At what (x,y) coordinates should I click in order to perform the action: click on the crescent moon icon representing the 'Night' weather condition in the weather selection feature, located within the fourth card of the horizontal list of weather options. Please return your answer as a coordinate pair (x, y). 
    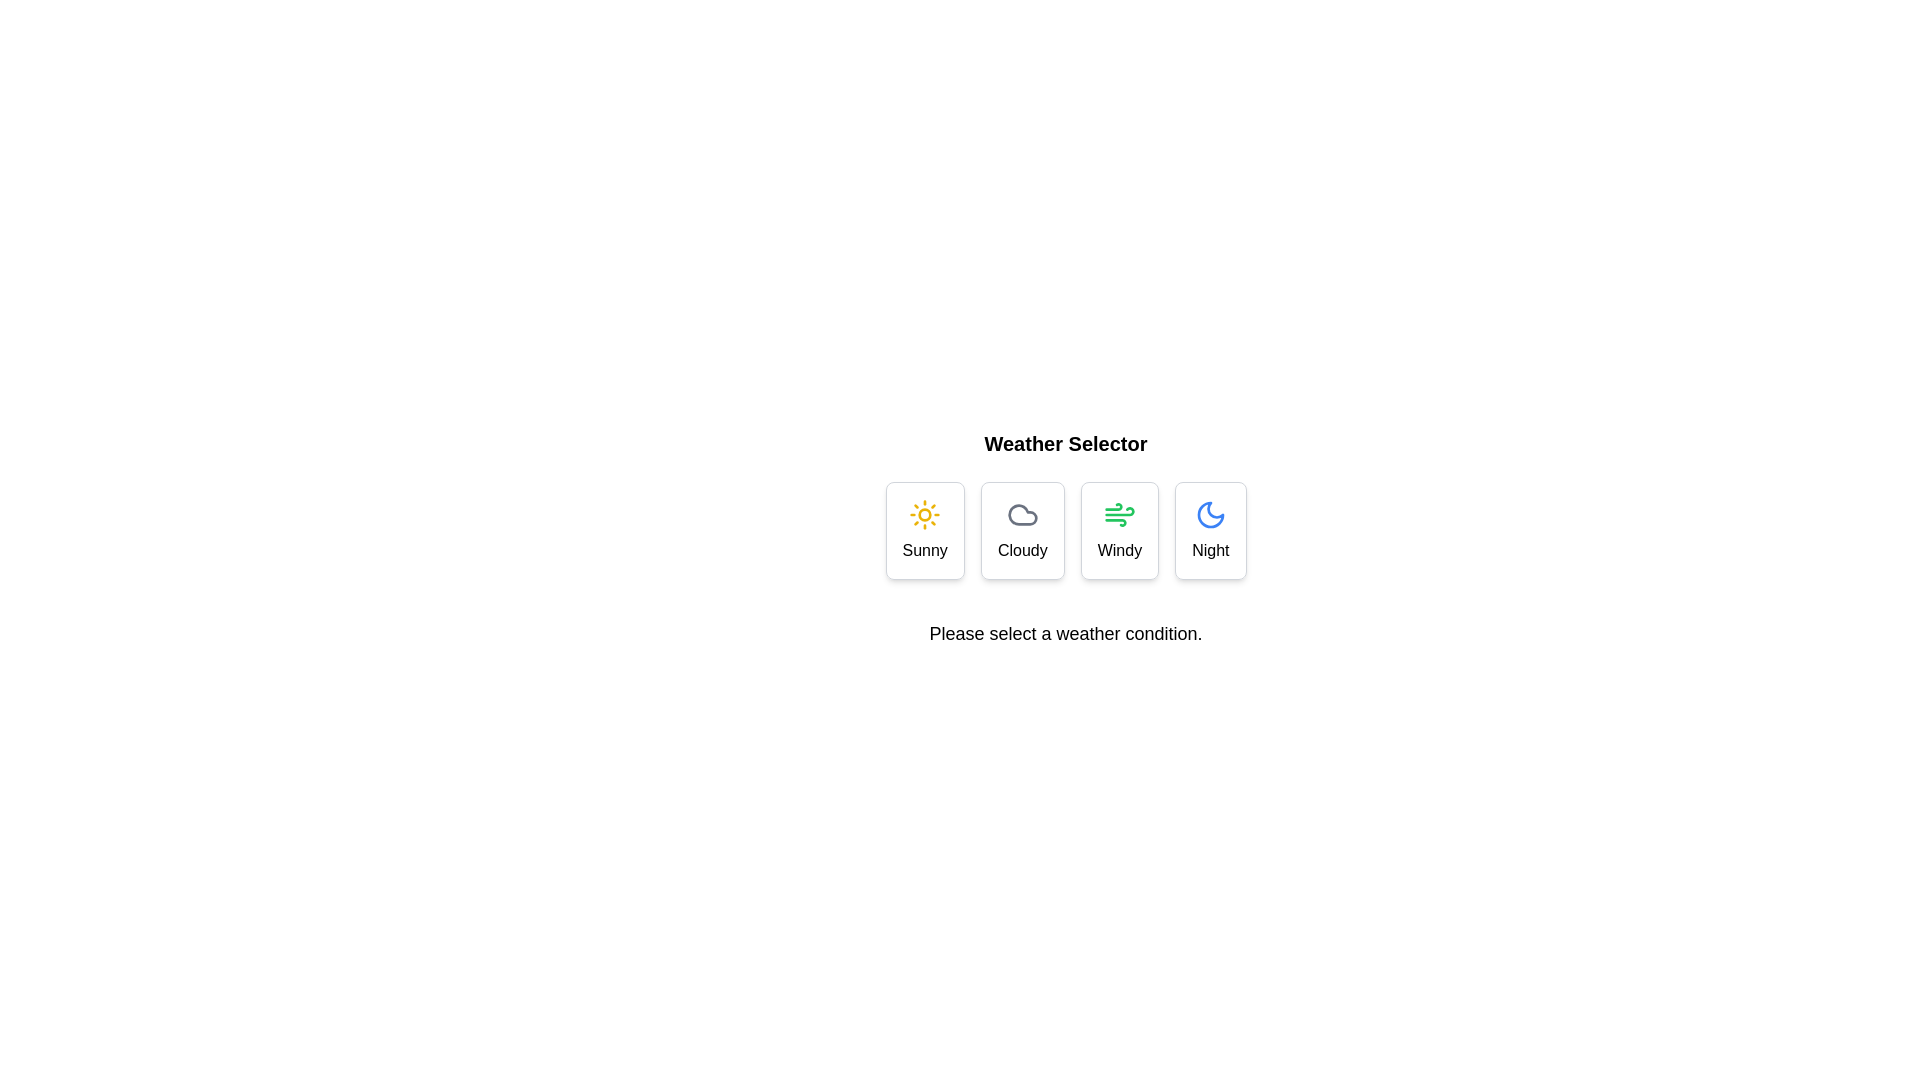
    Looking at the image, I should click on (1209, 514).